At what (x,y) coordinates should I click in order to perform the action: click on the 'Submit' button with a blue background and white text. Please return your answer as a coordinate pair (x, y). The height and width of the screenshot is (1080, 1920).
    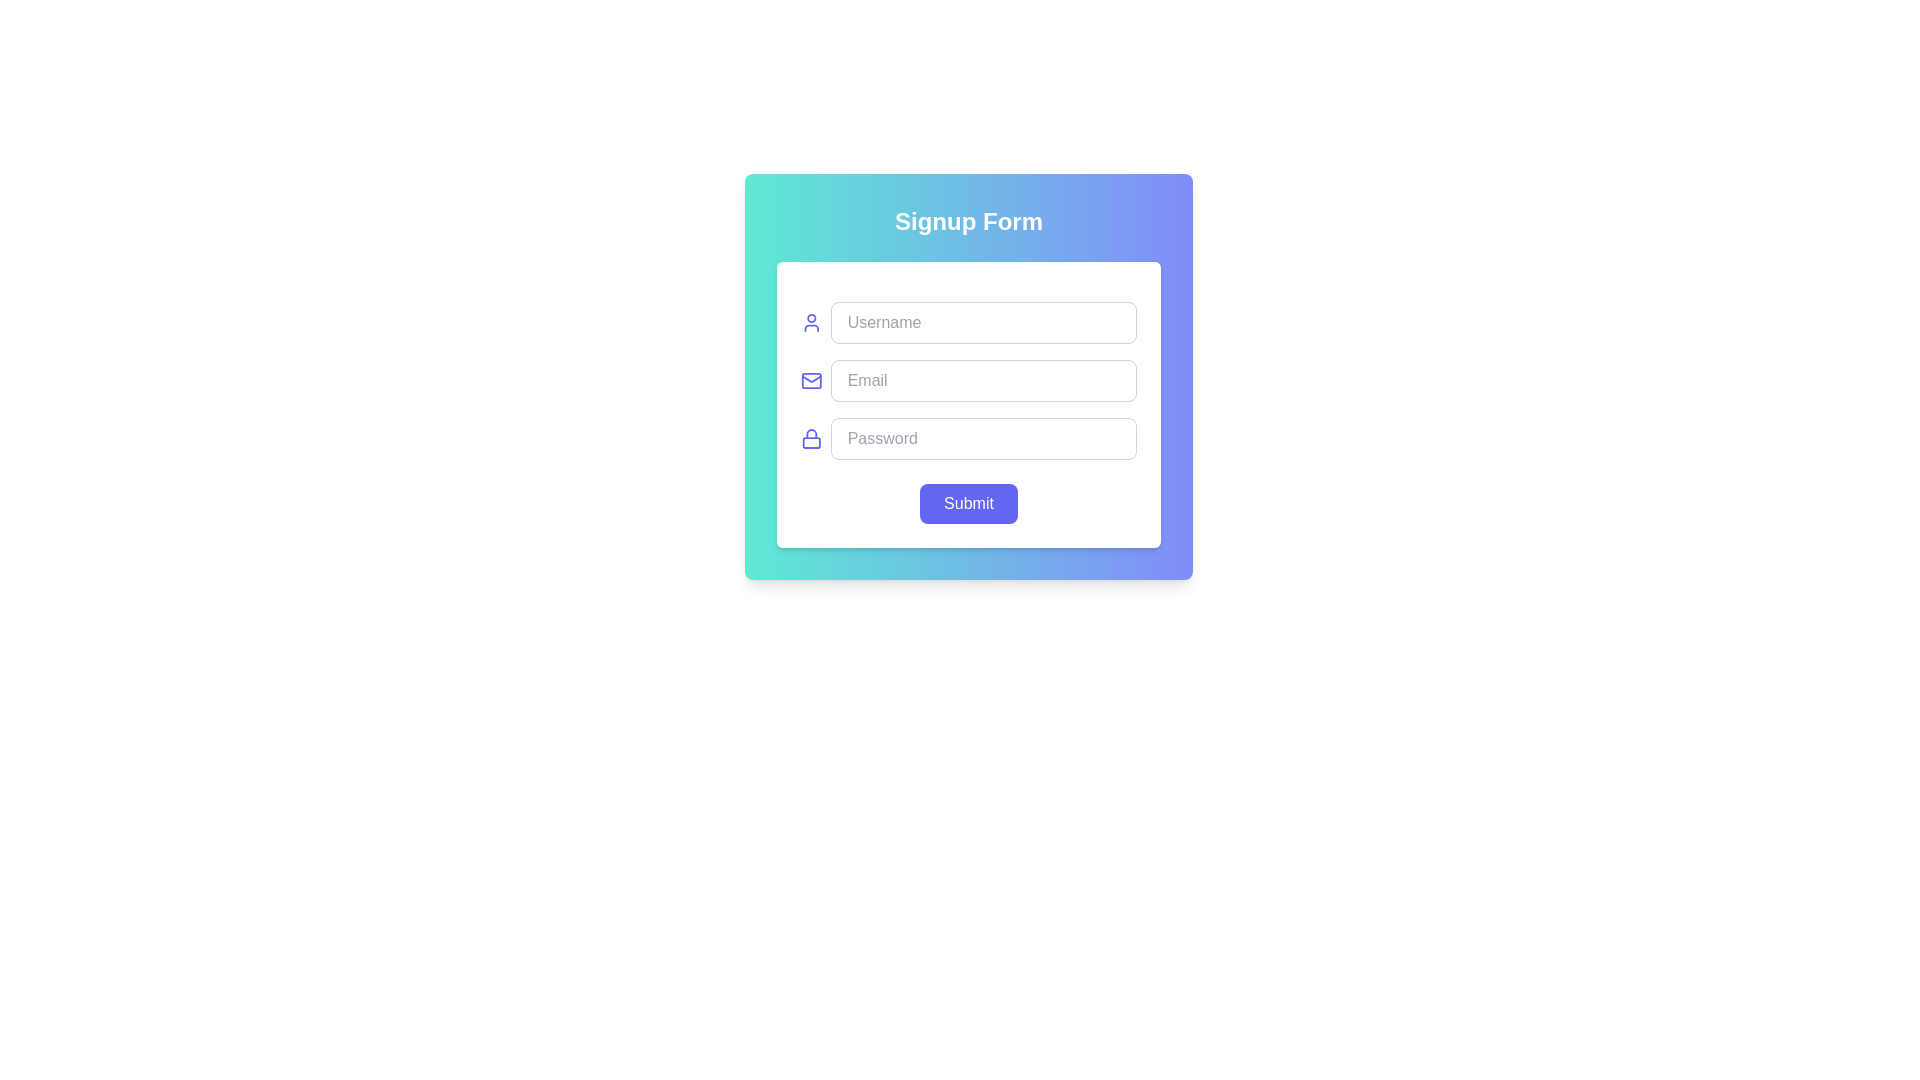
    Looking at the image, I should click on (969, 503).